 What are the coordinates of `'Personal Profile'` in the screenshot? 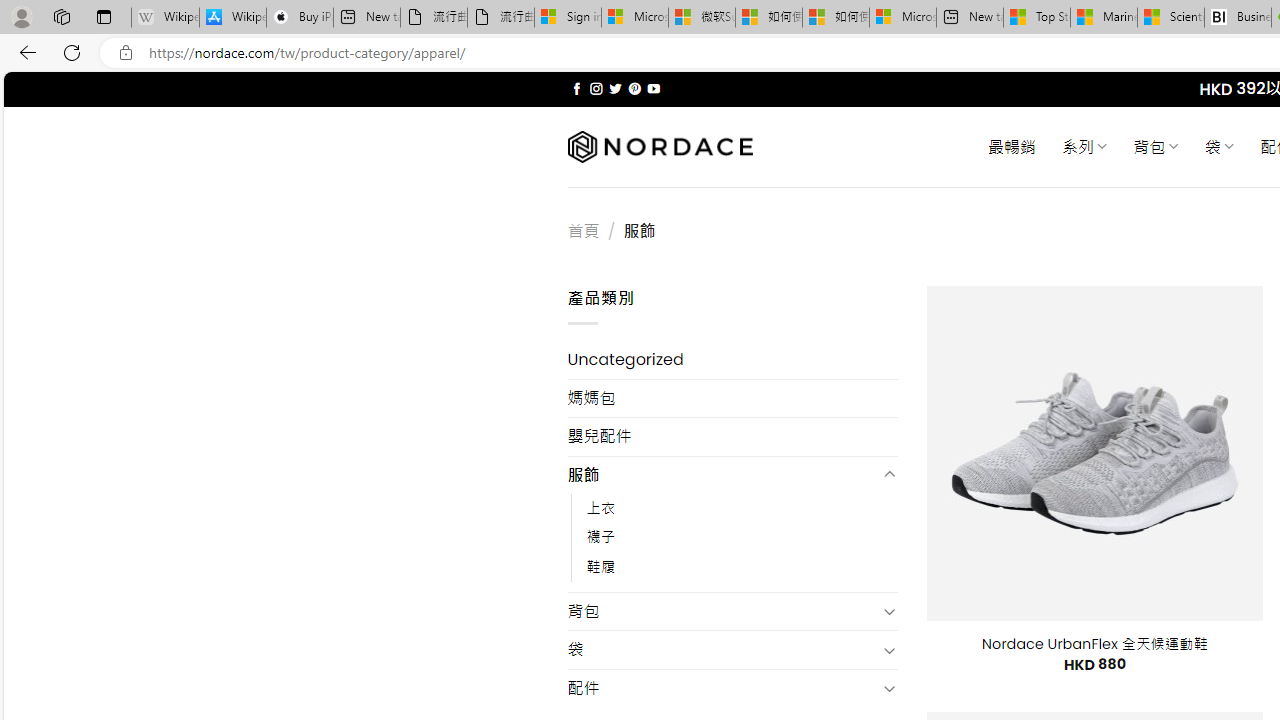 It's located at (21, 16).